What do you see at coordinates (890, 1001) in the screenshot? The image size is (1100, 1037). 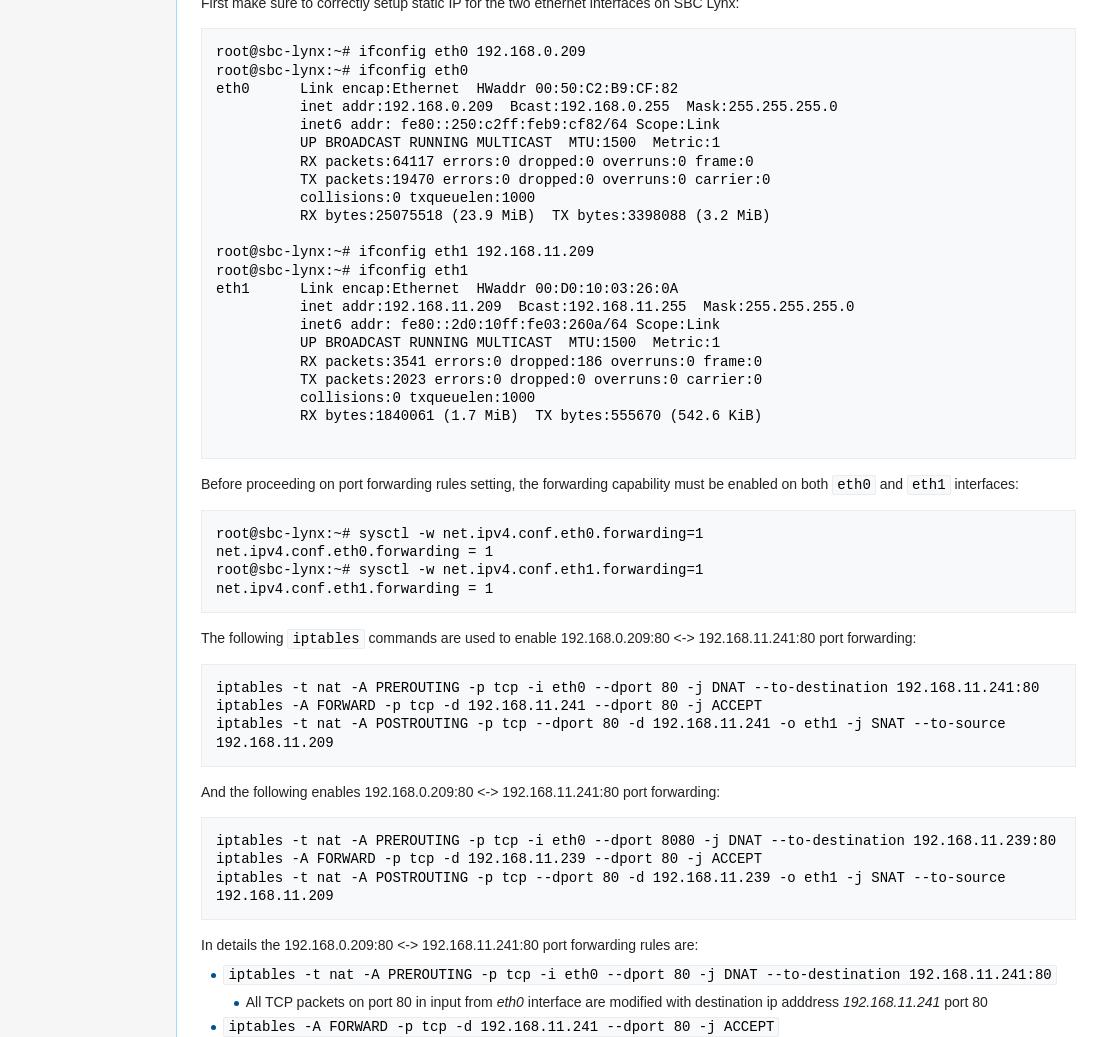 I see `'192.168.11.241'` at bounding box center [890, 1001].